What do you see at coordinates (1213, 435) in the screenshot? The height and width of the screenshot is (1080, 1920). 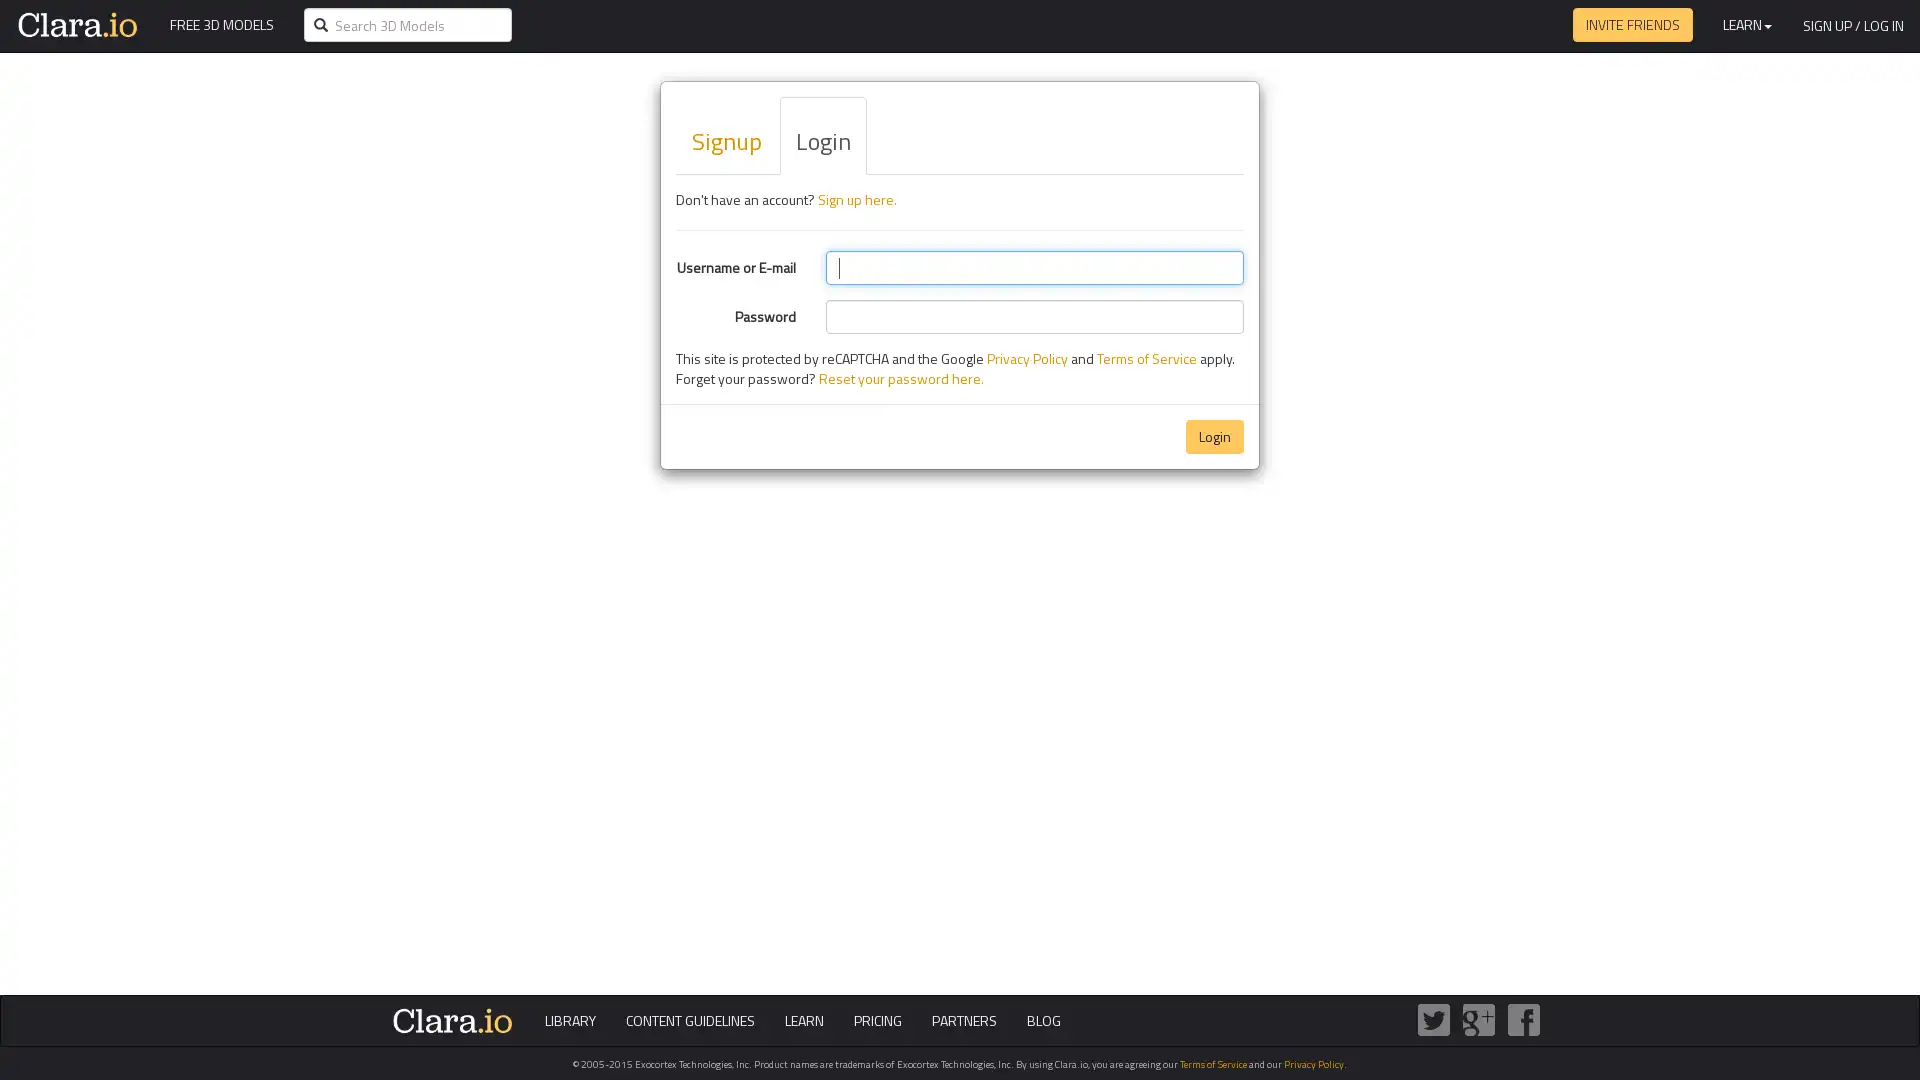 I see `Login` at bounding box center [1213, 435].